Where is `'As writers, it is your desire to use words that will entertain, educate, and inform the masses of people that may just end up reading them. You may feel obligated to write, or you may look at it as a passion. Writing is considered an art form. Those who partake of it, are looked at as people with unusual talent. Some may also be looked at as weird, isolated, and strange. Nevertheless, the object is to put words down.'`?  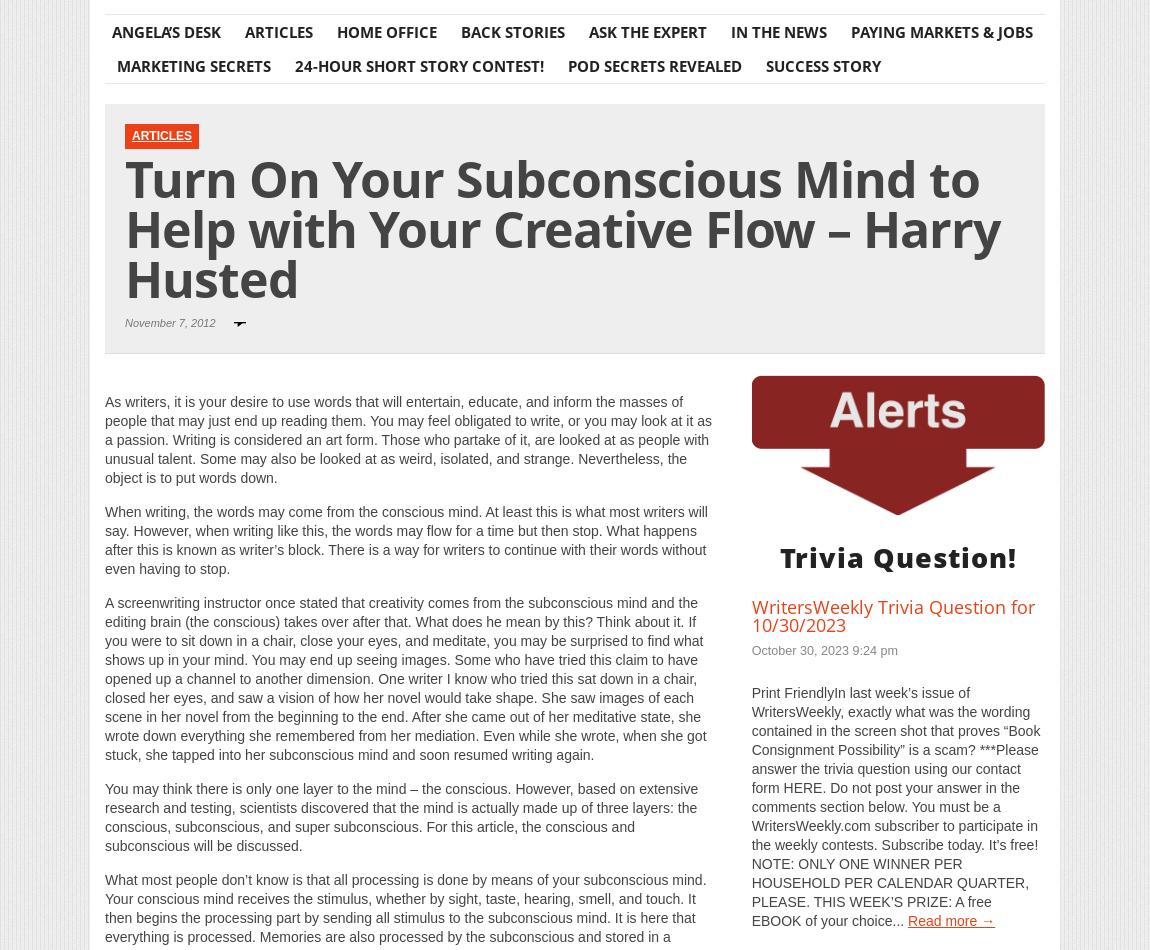 'As writers, it is your desire to use words that will entertain, educate, and inform the masses of people that may just end up reading them. You may feel obligated to write, or you may look at it as a passion. Writing is considered an art form. Those who partake of it, are looked at as people with unusual talent. Some may also be looked at as weird, isolated, and strange. Nevertheless, the object is to put words down.' is located at coordinates (408, 437).